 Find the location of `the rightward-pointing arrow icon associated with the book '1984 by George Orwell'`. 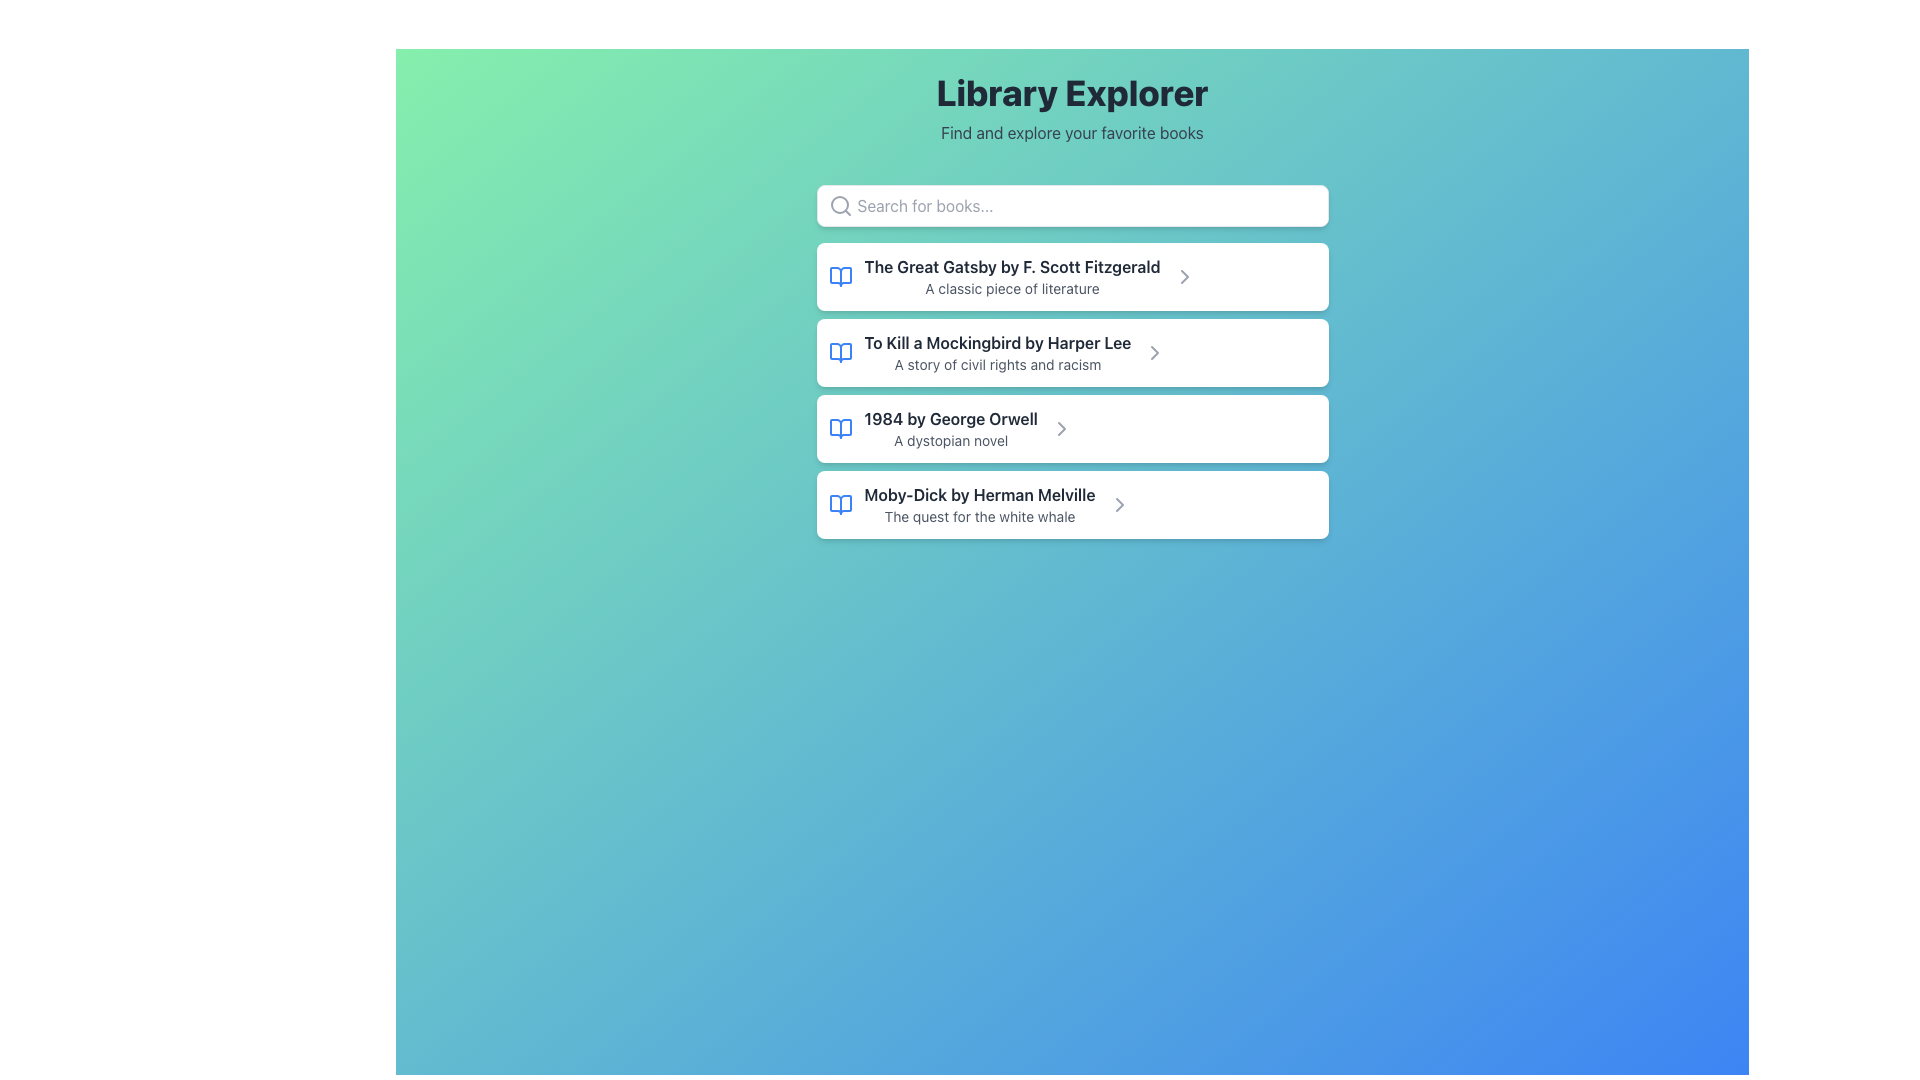

the rightward-pointing arrow icon associated with the book '1984 by George Orwell' is located at coordinates (1060, 427).